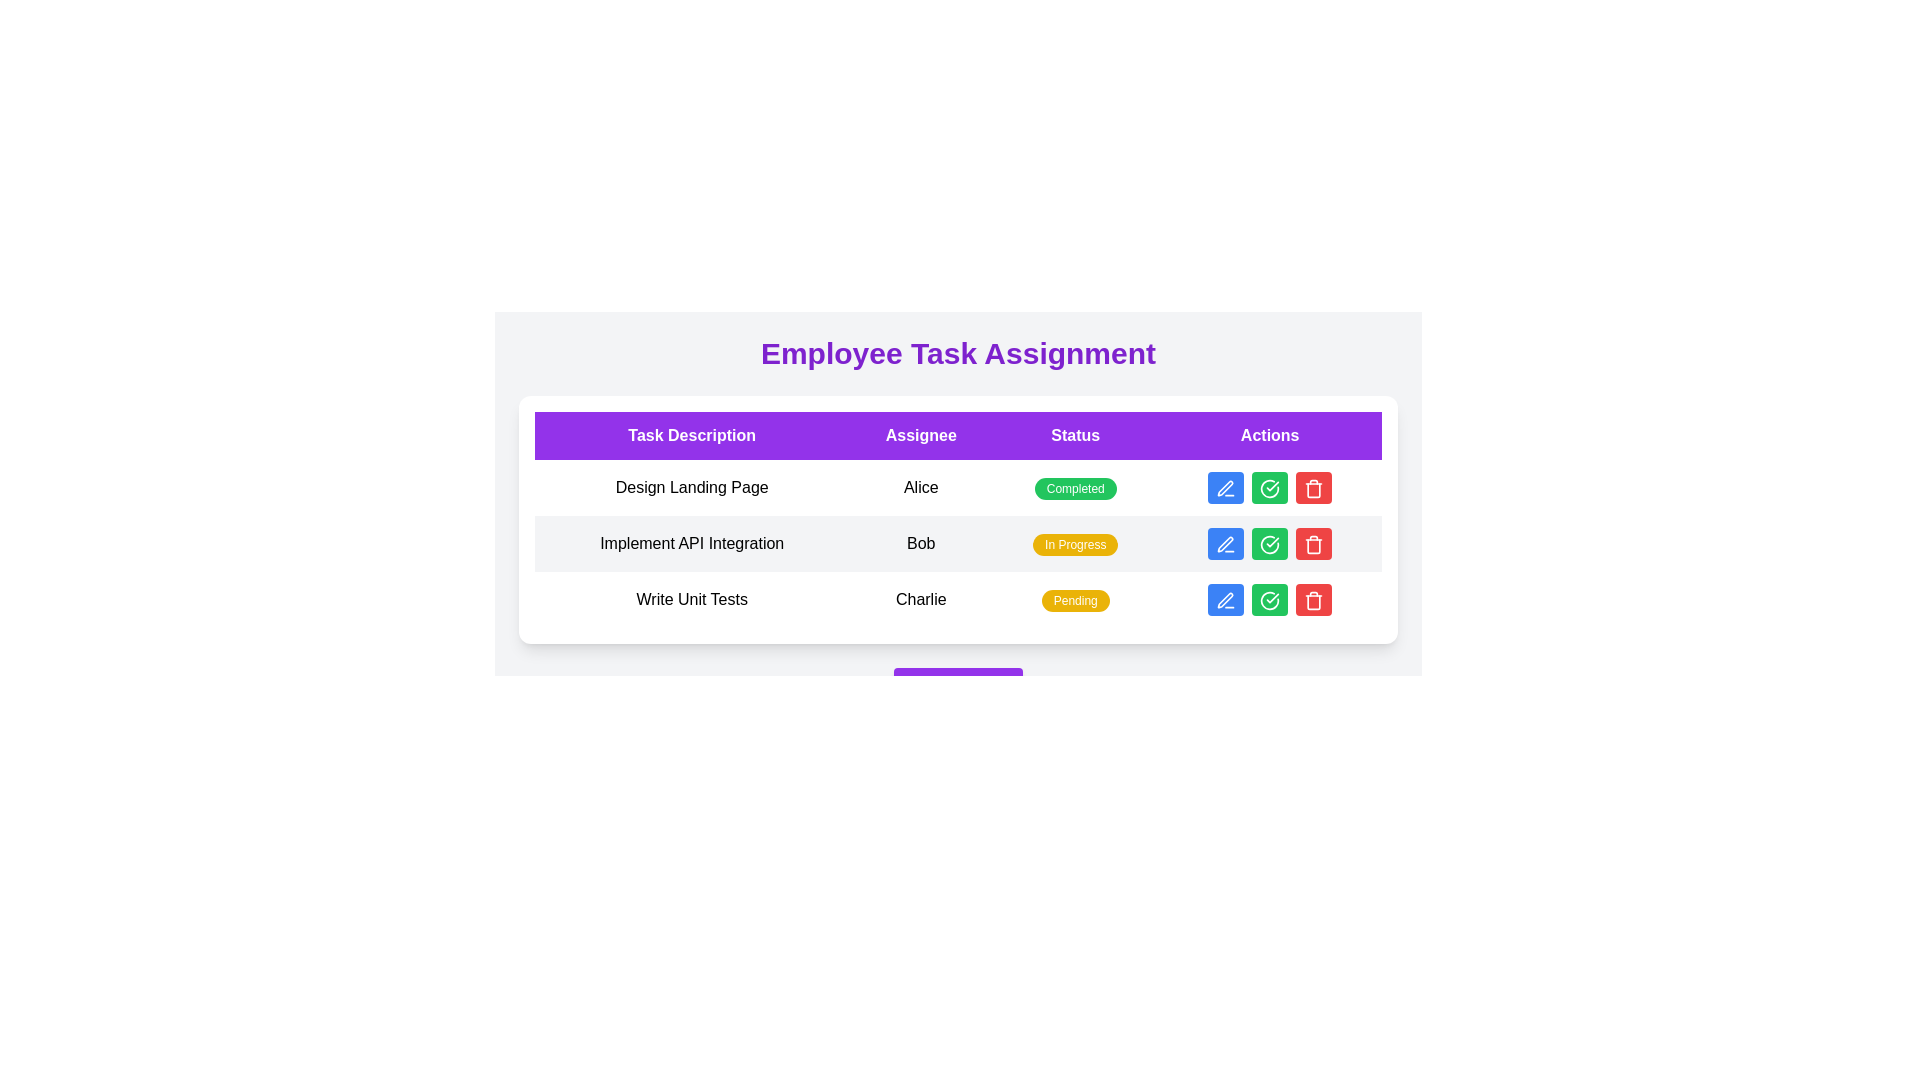  What do you see at coordinates (1074, 434) in the screenshot?
I see `the 'Status' column header in the task table, which is the third header in the row, located between 'Assignee' and 'Actions'` at bounding box center [1074, 434].